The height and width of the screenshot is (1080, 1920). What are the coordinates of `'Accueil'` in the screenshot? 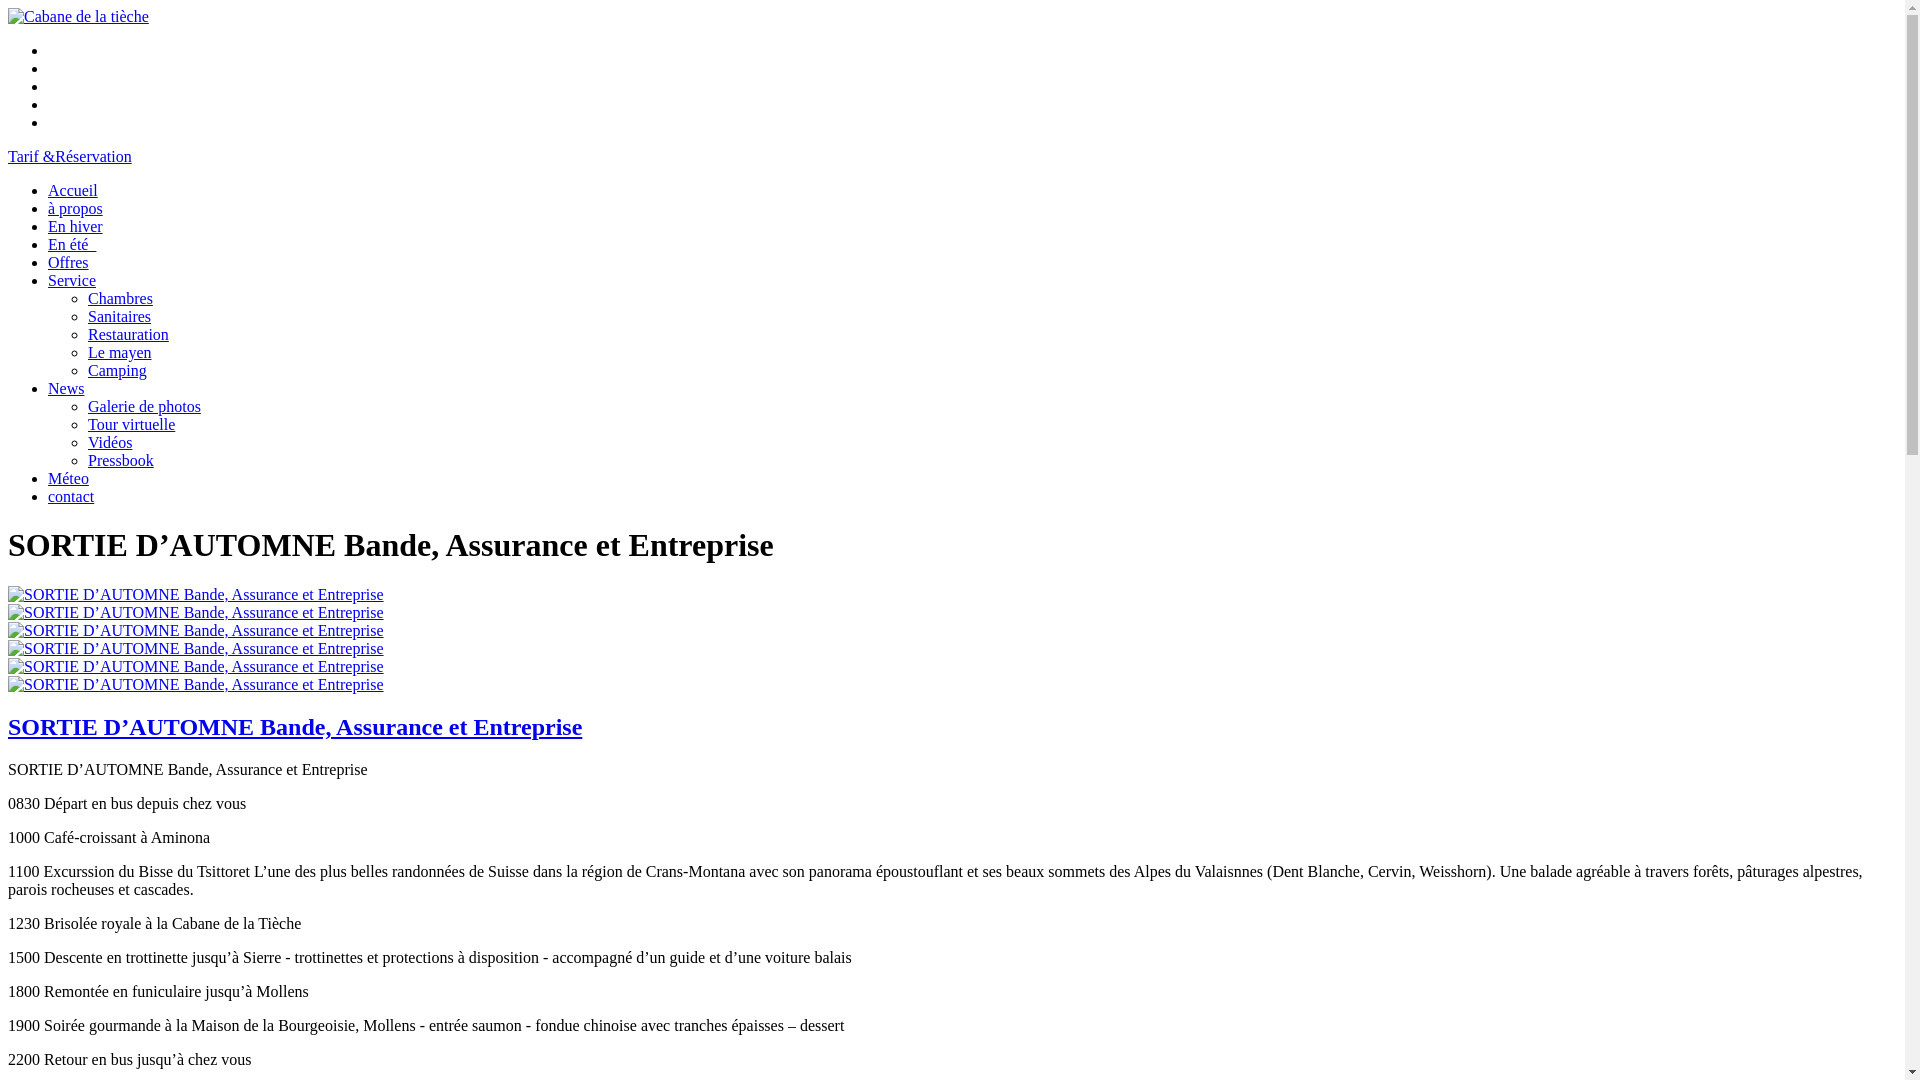 It's located at (72, 190).